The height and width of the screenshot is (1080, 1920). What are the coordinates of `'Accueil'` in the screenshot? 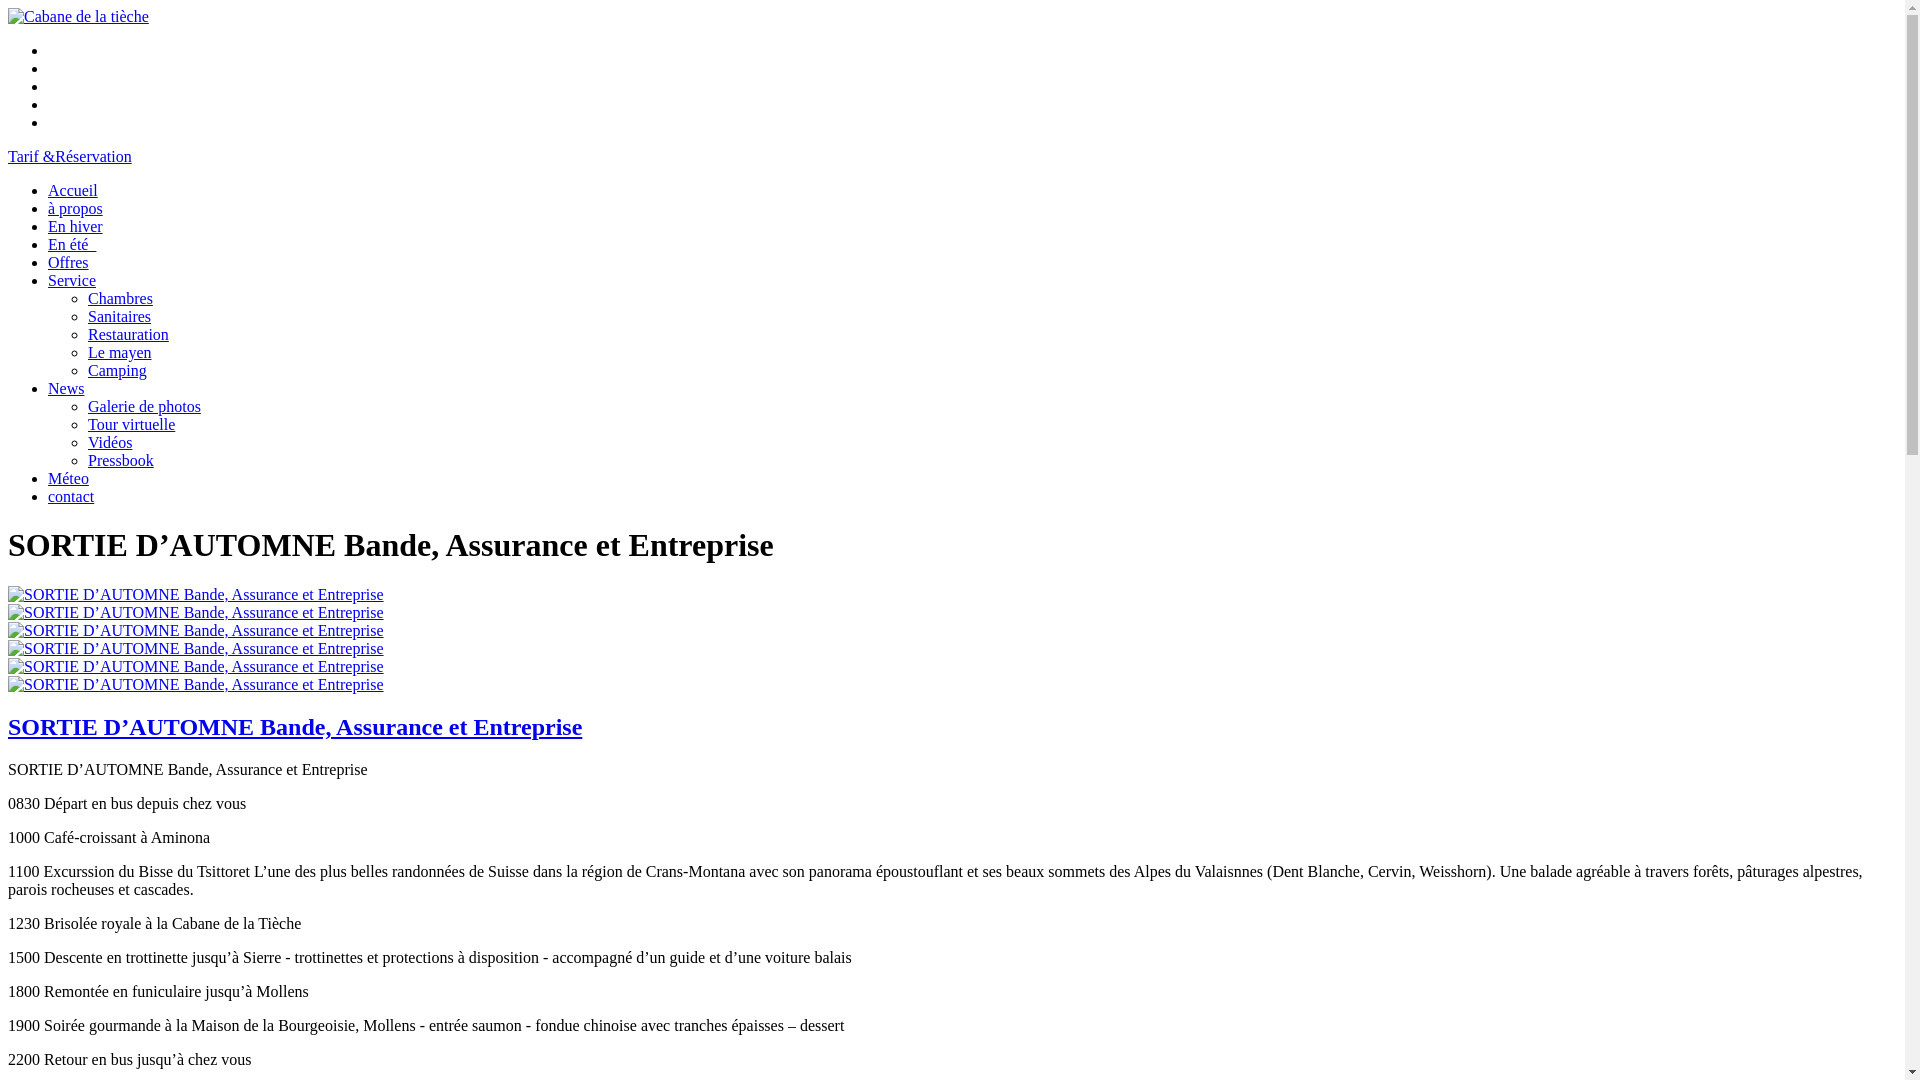 It's located at (72, 190).